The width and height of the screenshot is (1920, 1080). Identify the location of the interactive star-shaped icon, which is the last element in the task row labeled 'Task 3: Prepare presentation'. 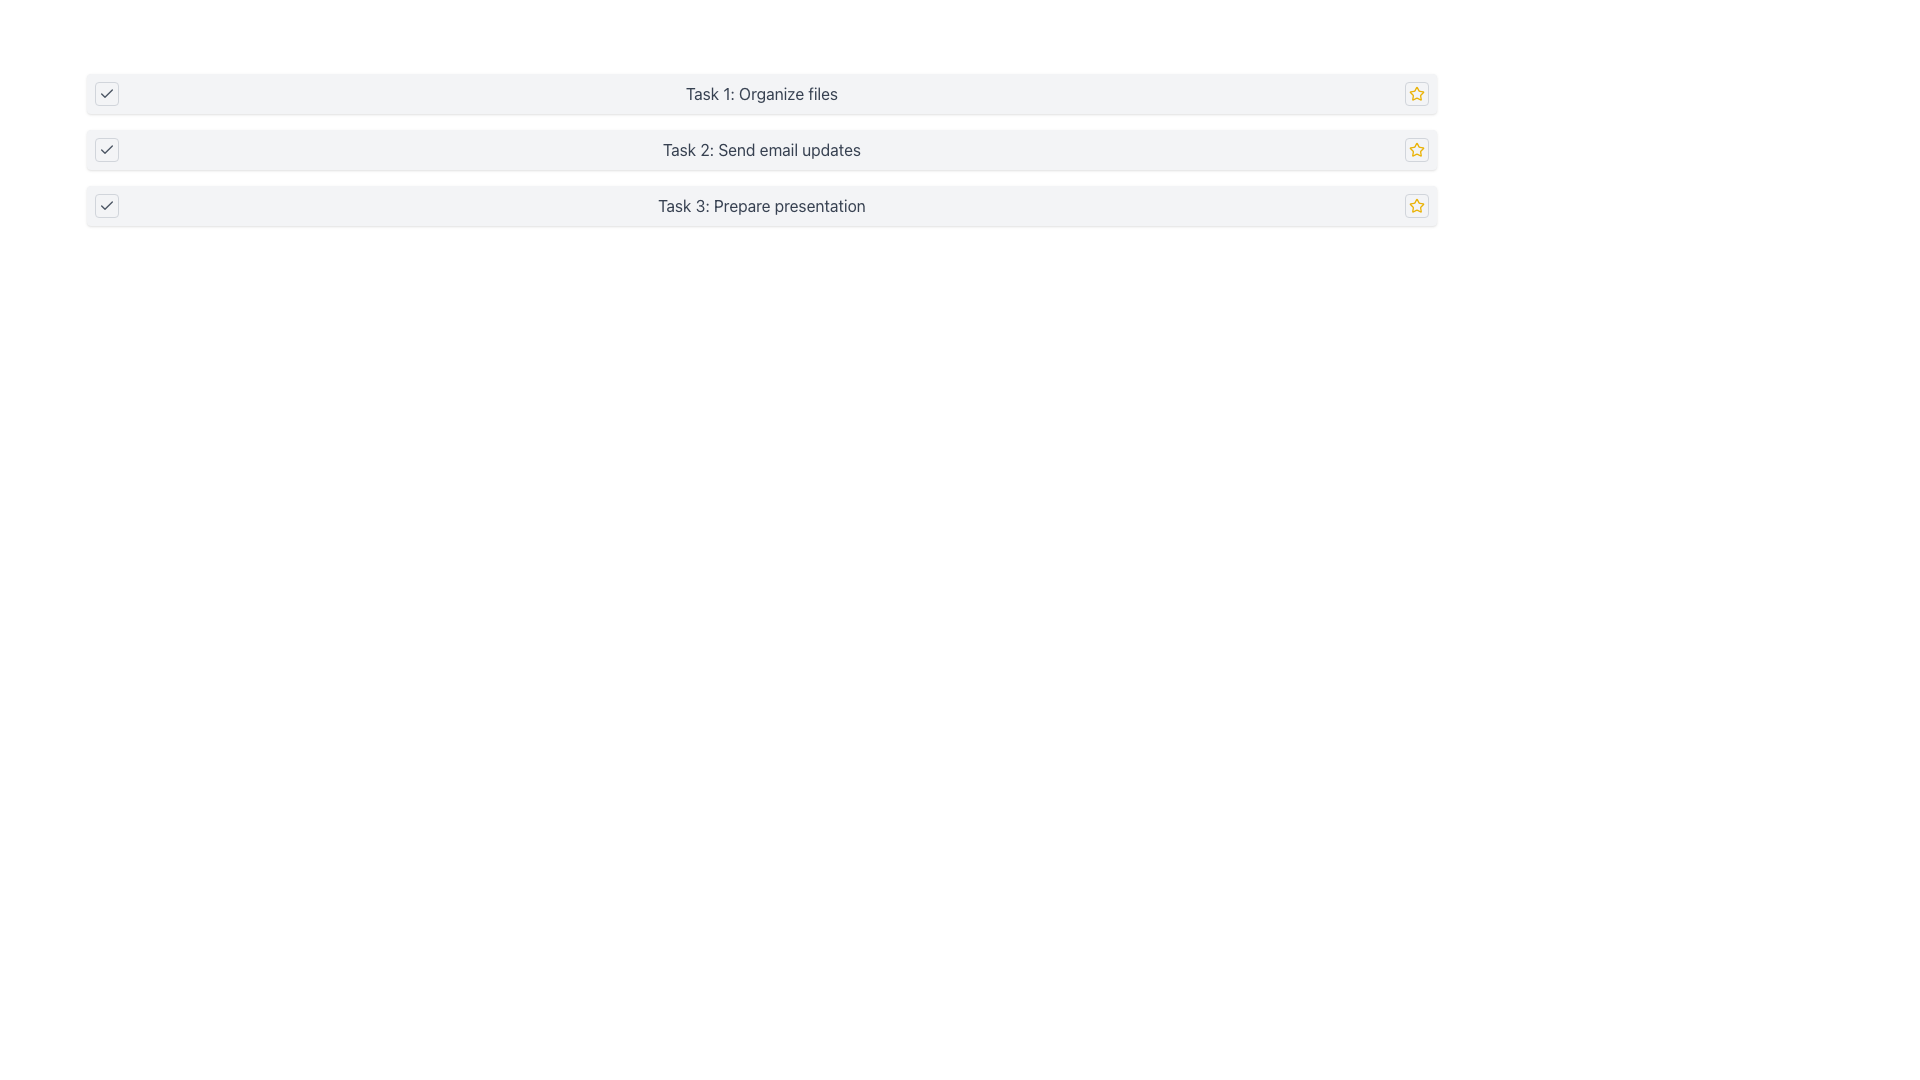
(1415, 205).